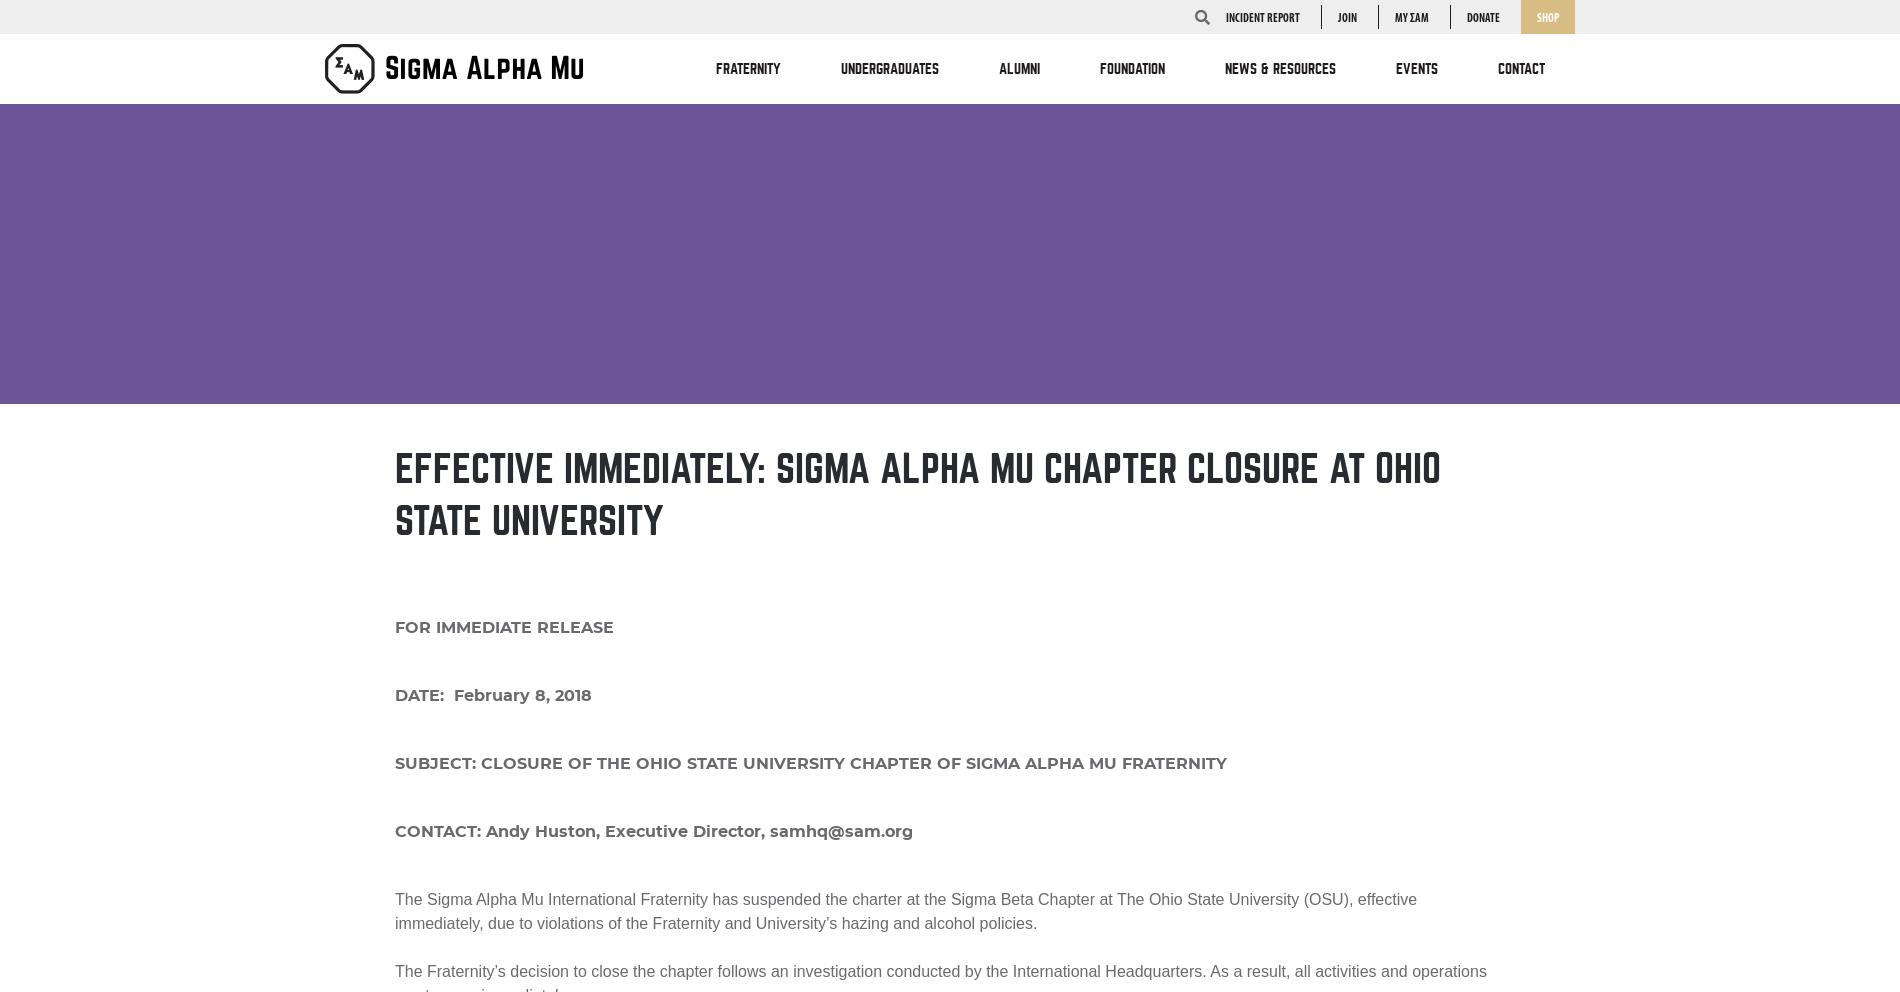 The width and height of the screenshot is (1900, 992). What do you see at coordinates (493, 694) in the screenshot?
I see `'DATE:  February 8, 2018'` at bounding box center [493, 694].